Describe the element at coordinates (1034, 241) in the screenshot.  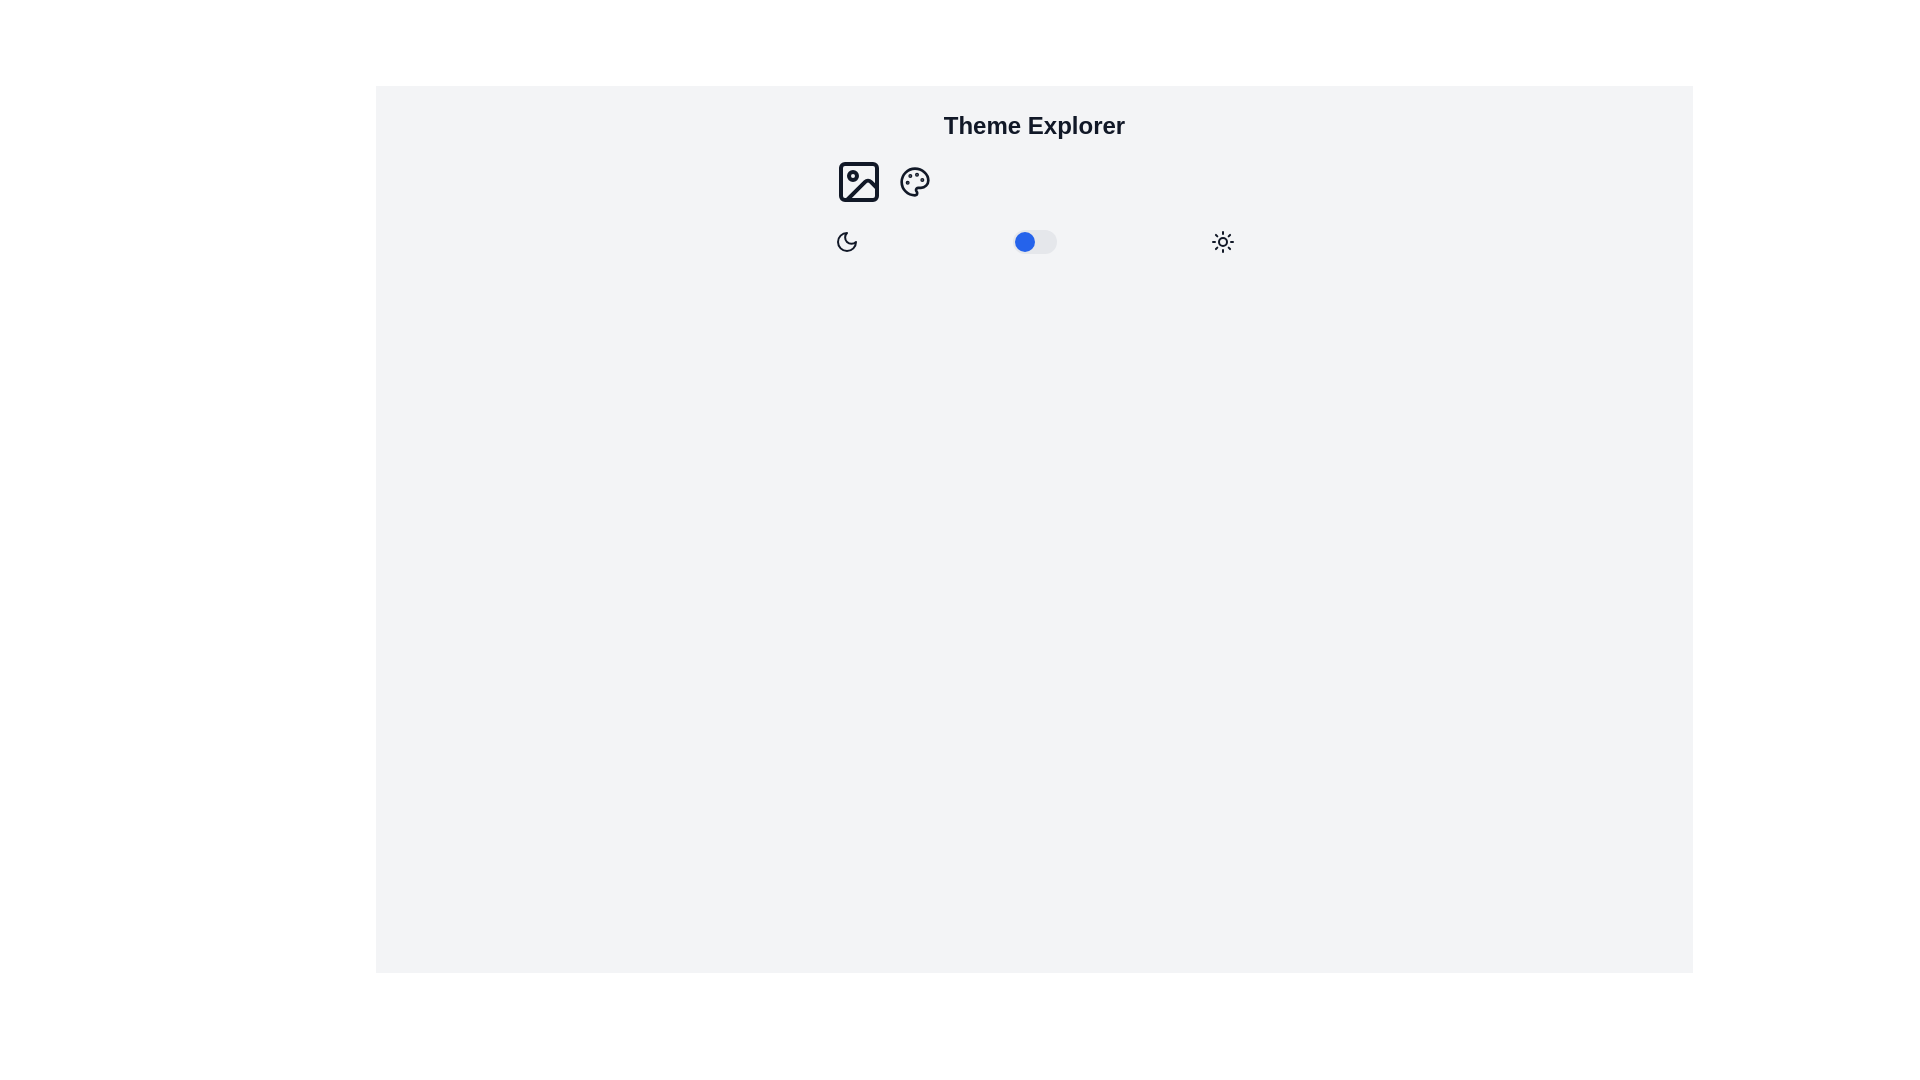
I see `the toggle switch located beside the moon and sun icons for the theme setting, which is positioned below the 'Theme Explorer' text` at that location.